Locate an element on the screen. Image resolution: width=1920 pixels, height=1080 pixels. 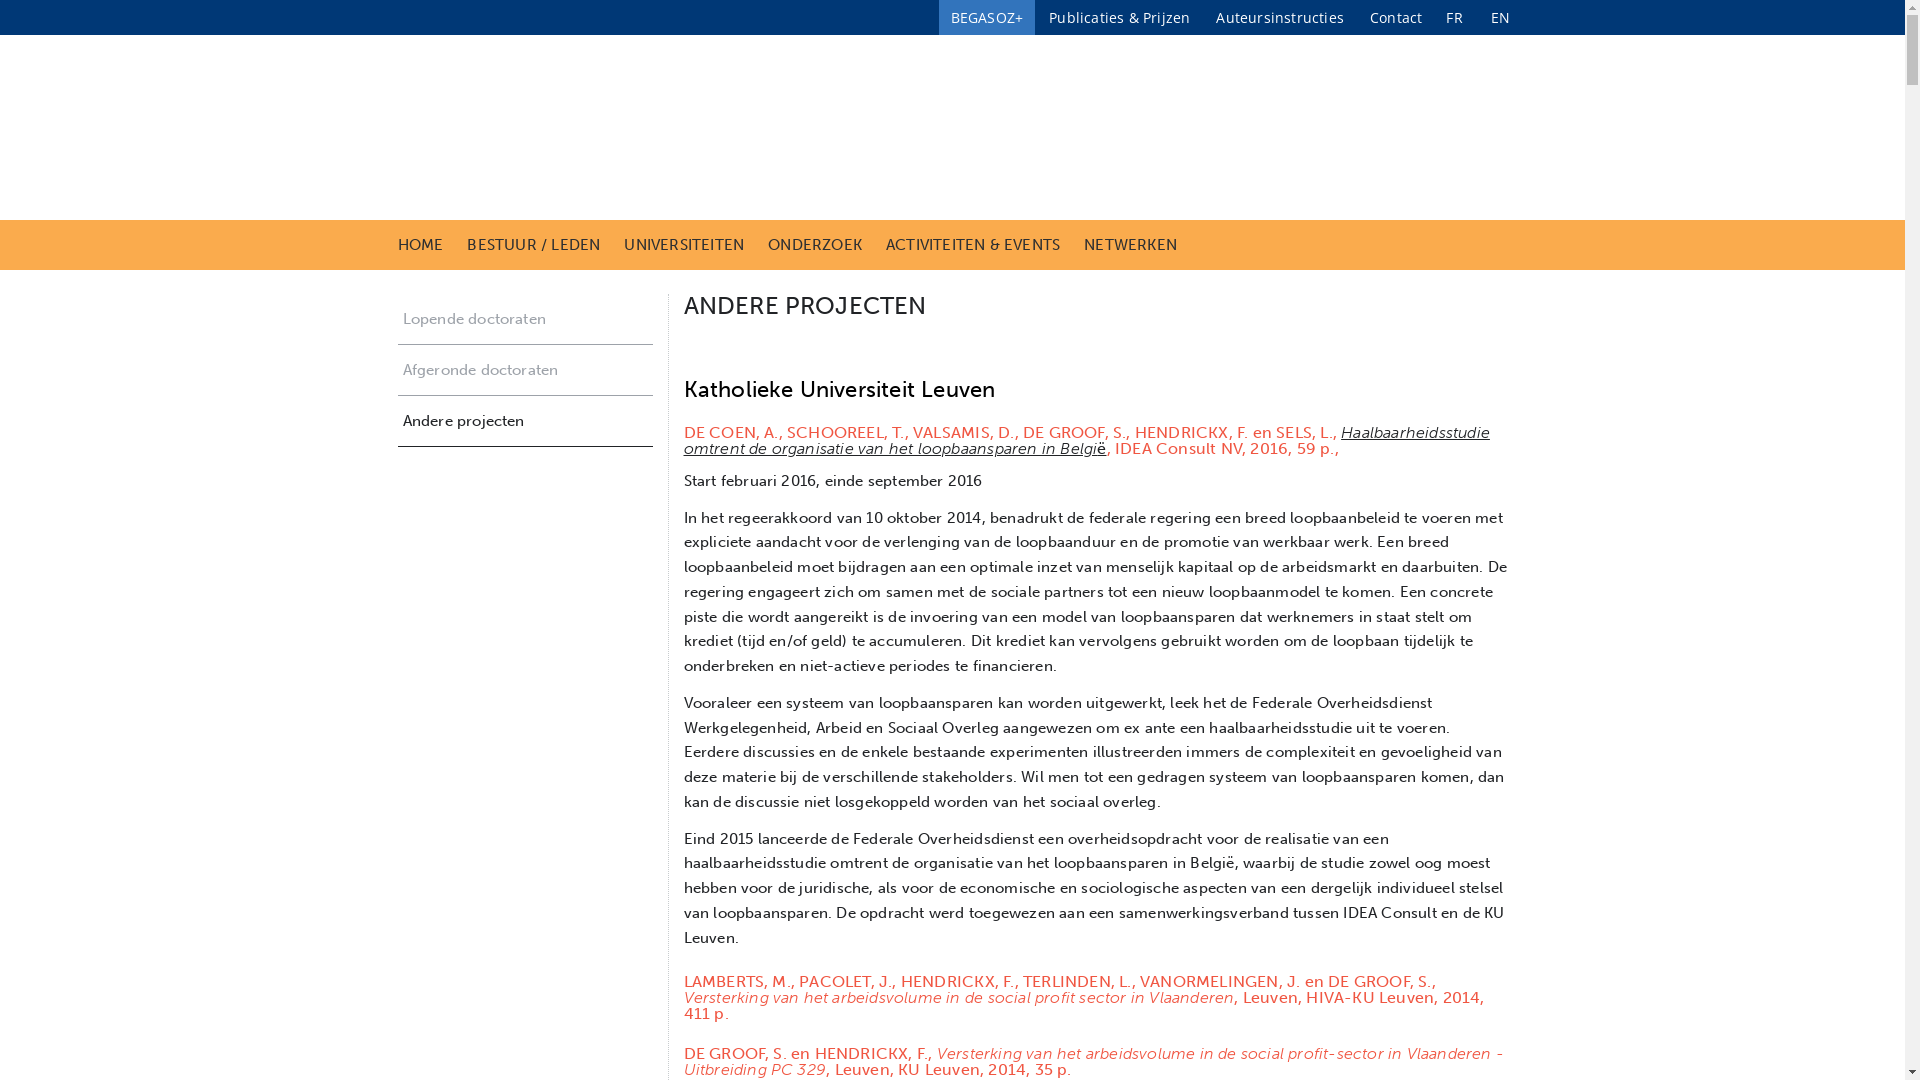
'NETWERKEN' is located at coordinates (1130, 244).